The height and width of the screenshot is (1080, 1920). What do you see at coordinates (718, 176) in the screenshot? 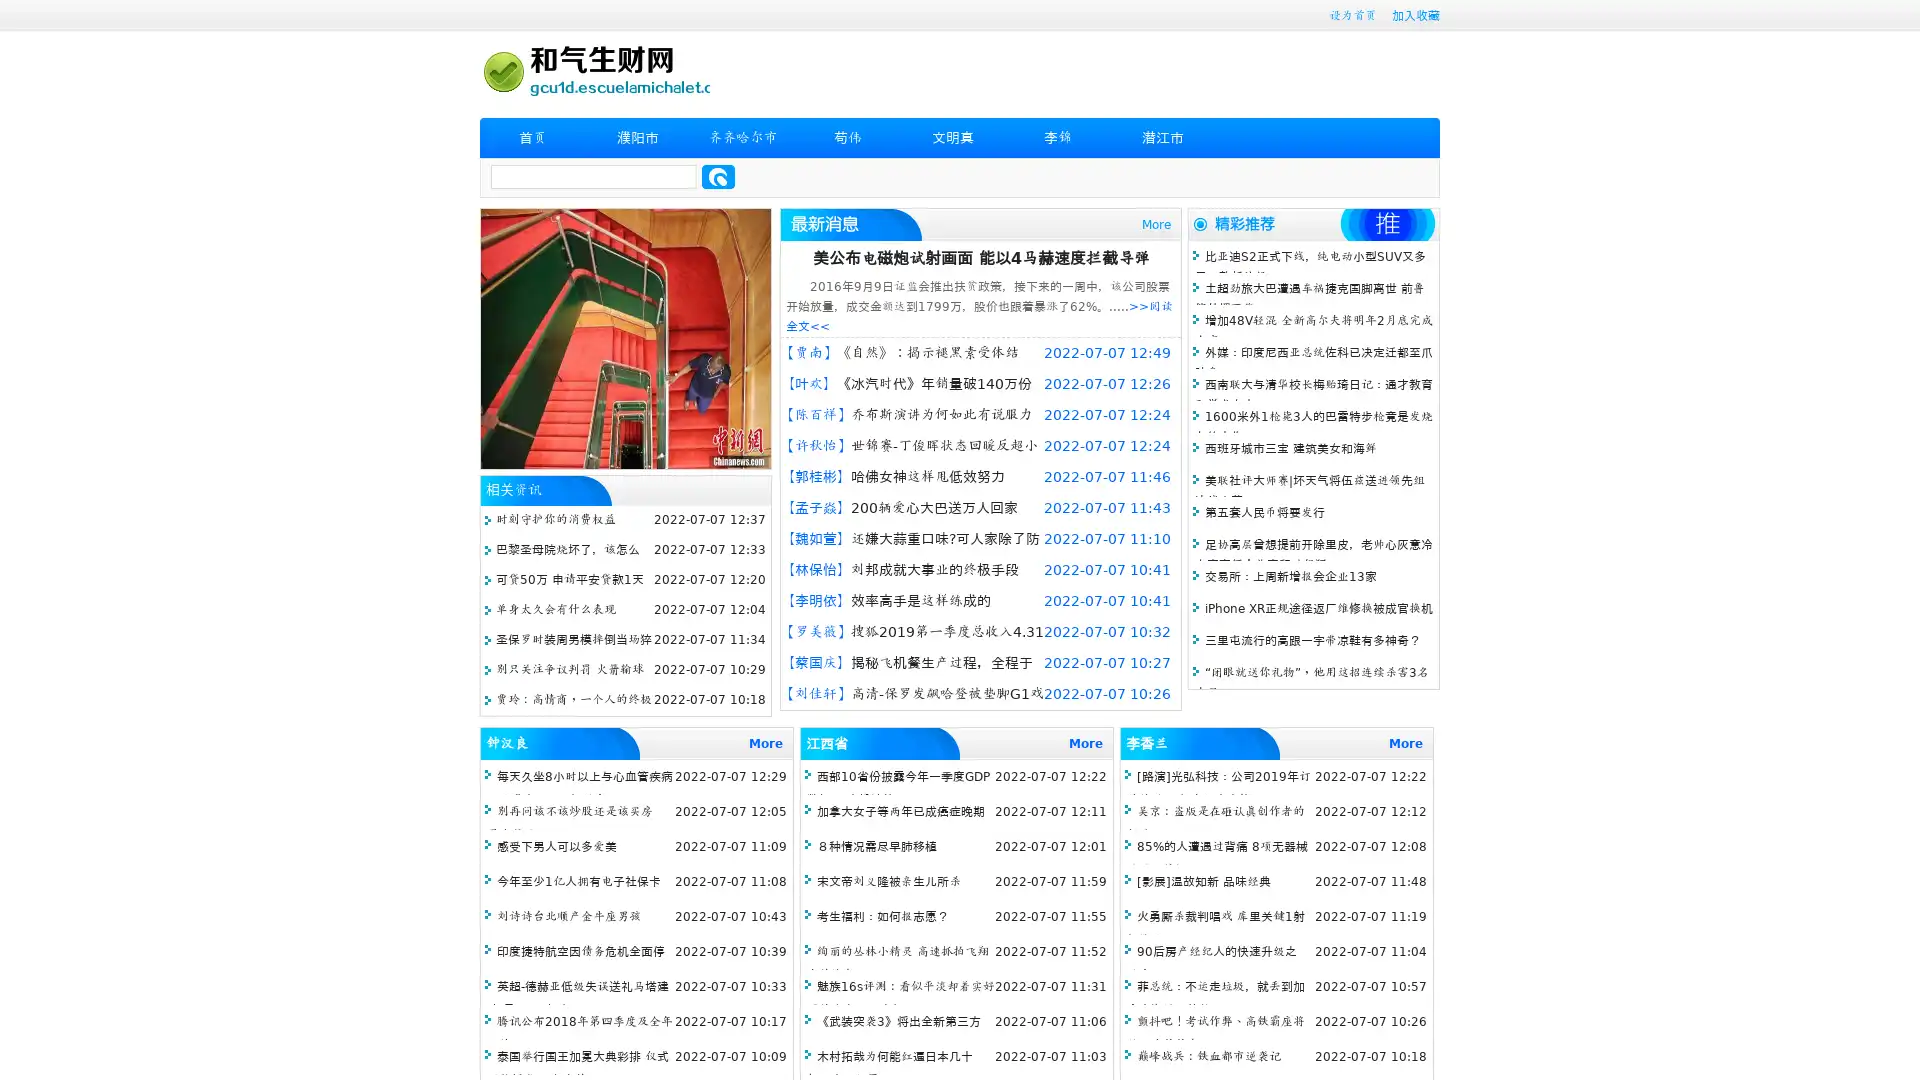
I see `Search` at bounding box center [718, 176].